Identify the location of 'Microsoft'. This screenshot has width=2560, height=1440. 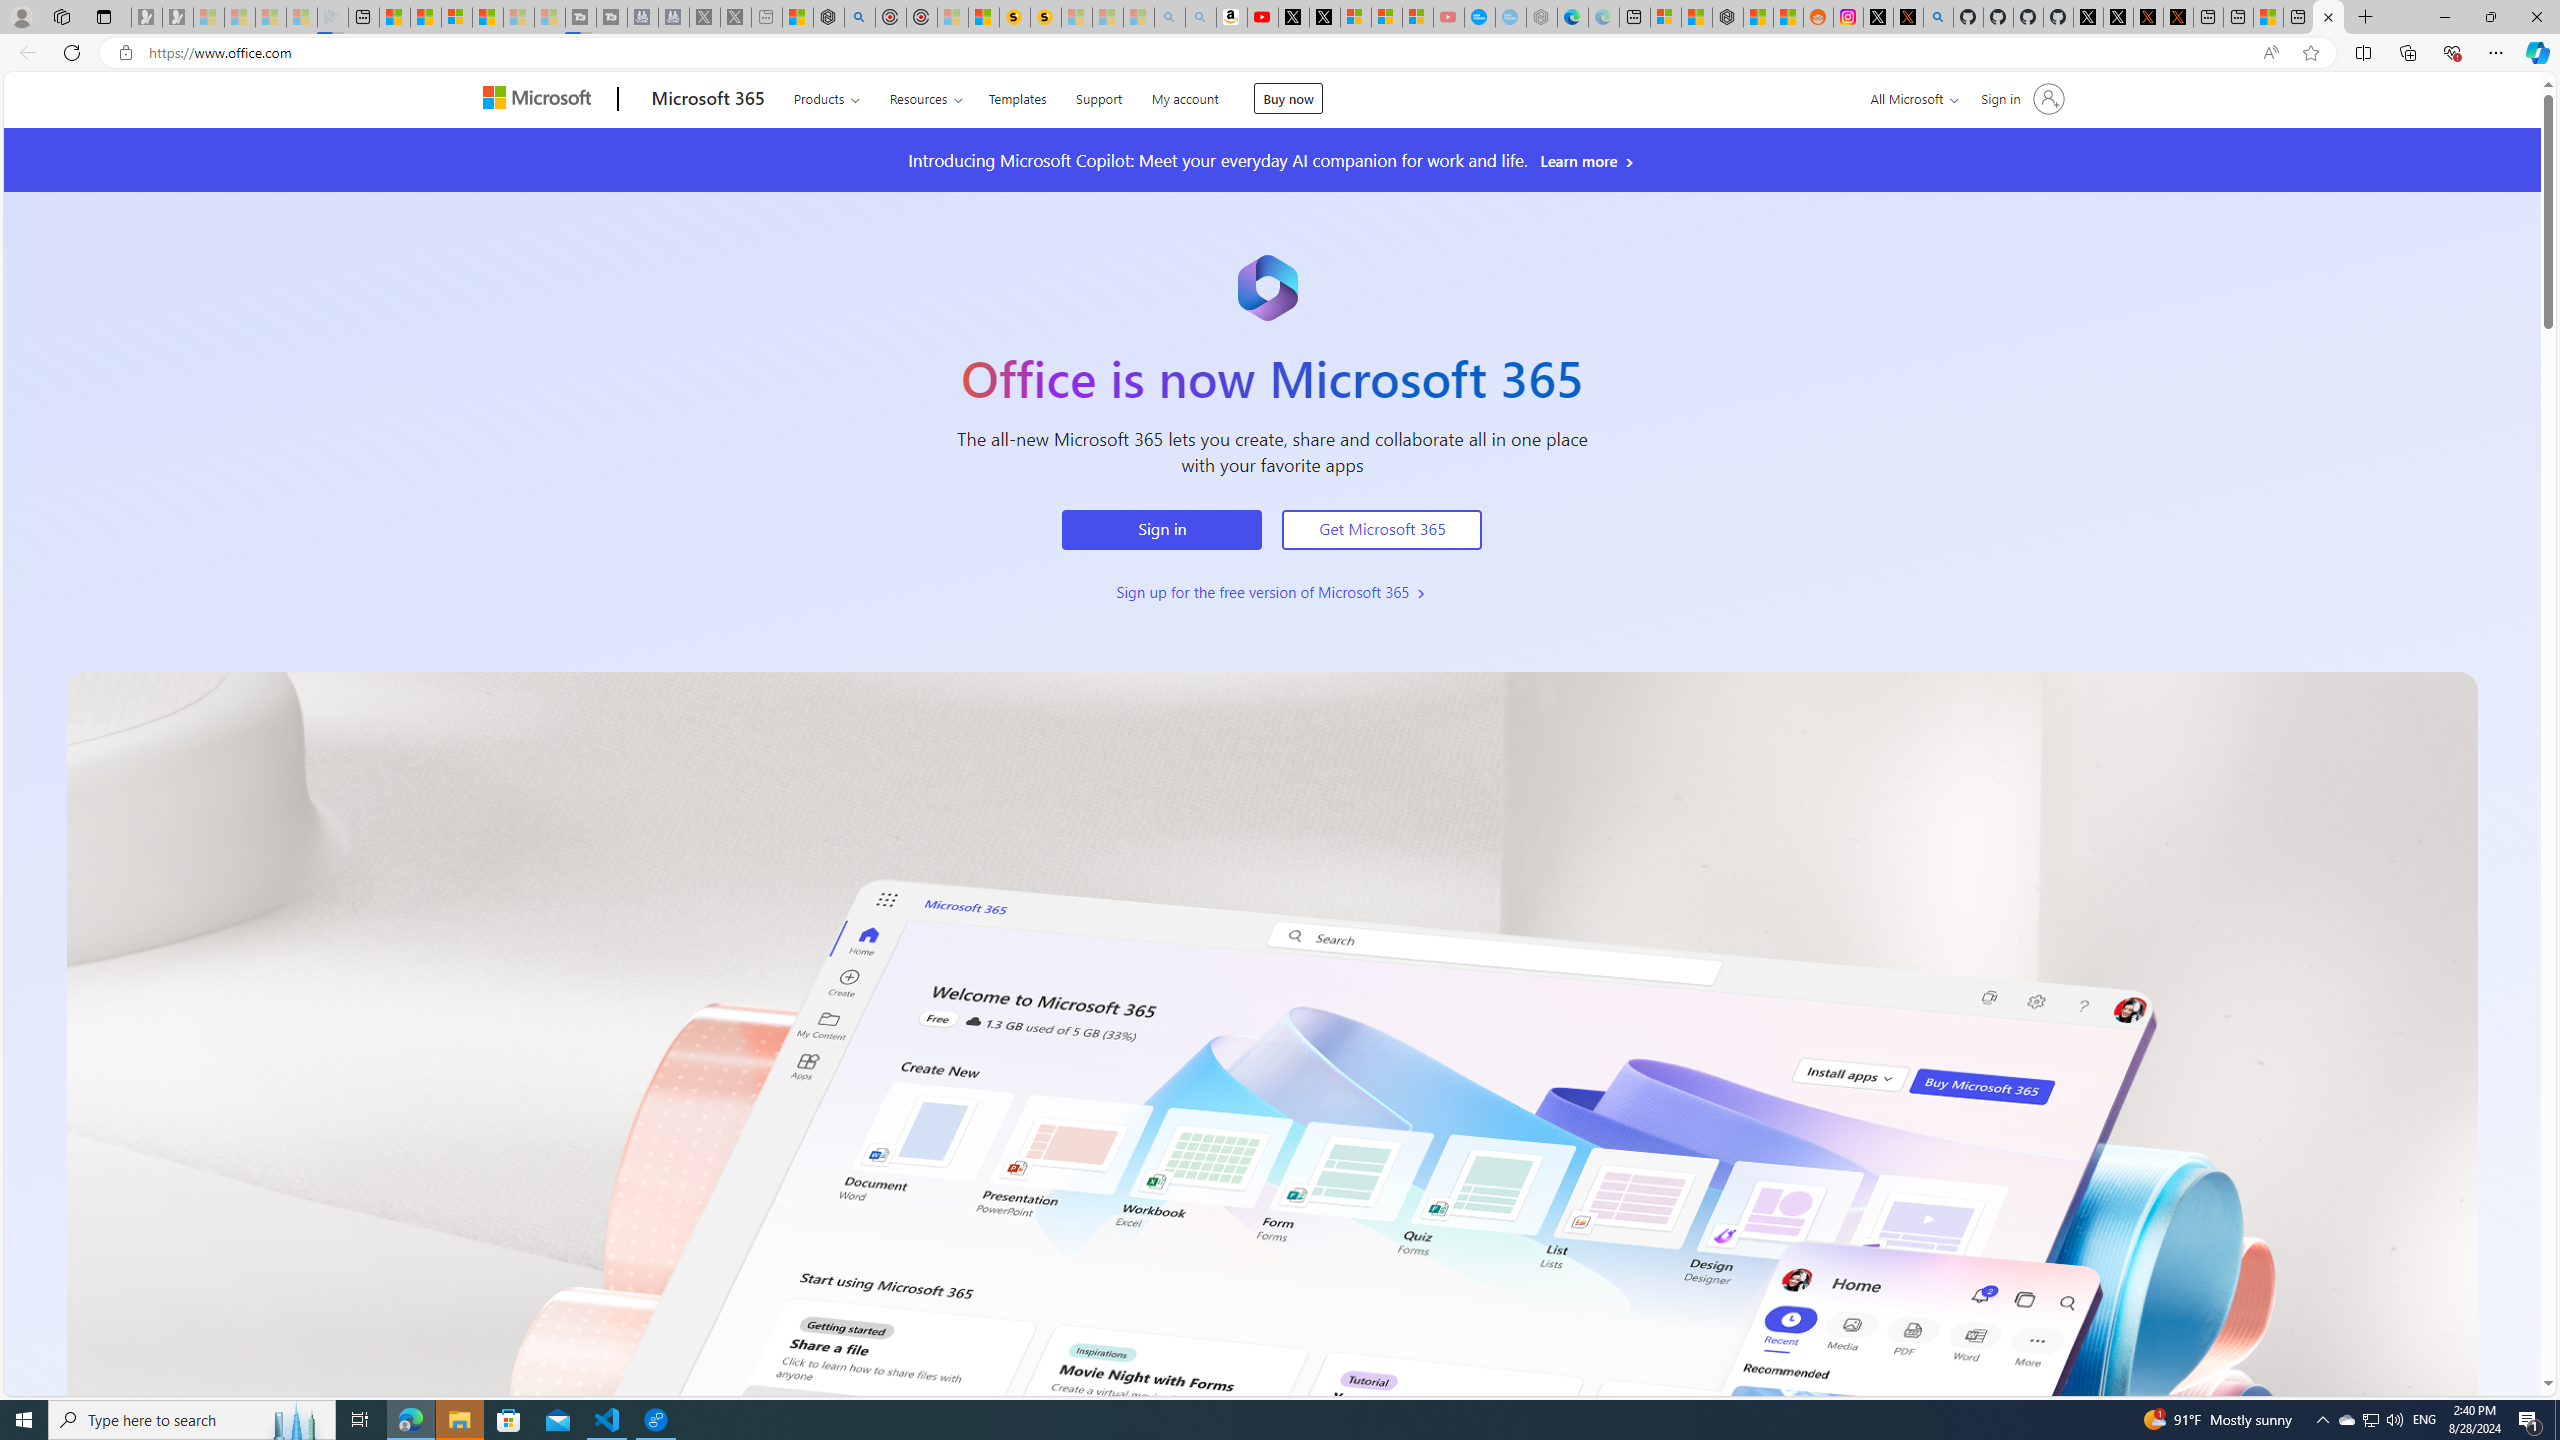
(539, 99).